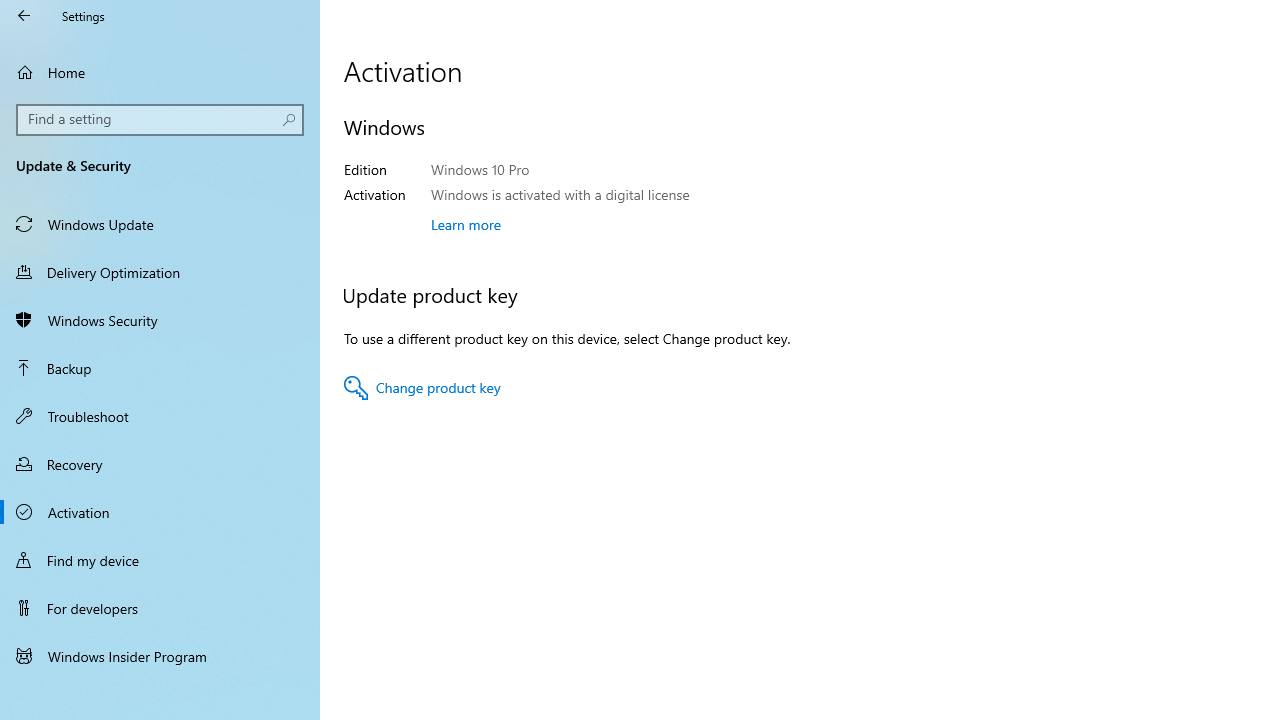  What do you see at coordinates (160, 119) in the screenshot?
I see `'Search box, Find a setting'` at bounding box center [160, 119].